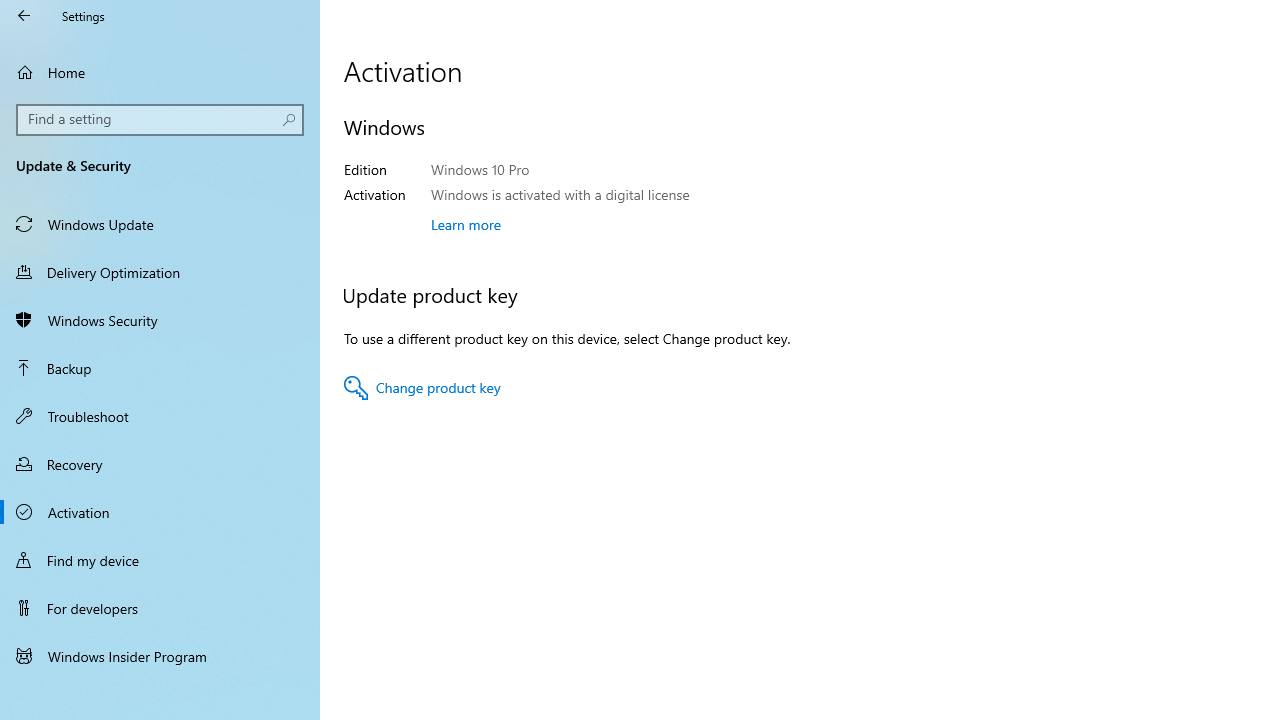  What do you see at coordinates (160, 119) in the screenshot?
I see `'Search box, Find a setting'` at bounding box center [160, 119].